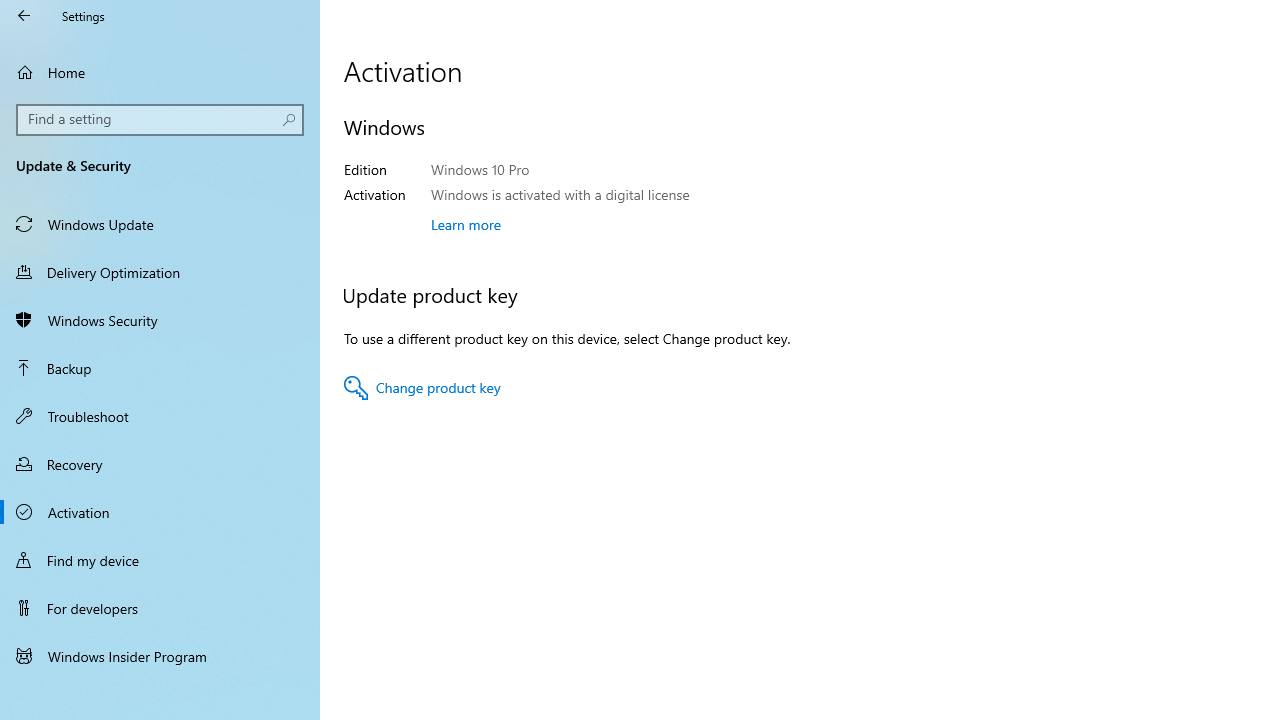  What do you see at coordinates (160, 119) in the screenshot?
I see `'Search box, Find a setting'` at bounding box center [160, 119].